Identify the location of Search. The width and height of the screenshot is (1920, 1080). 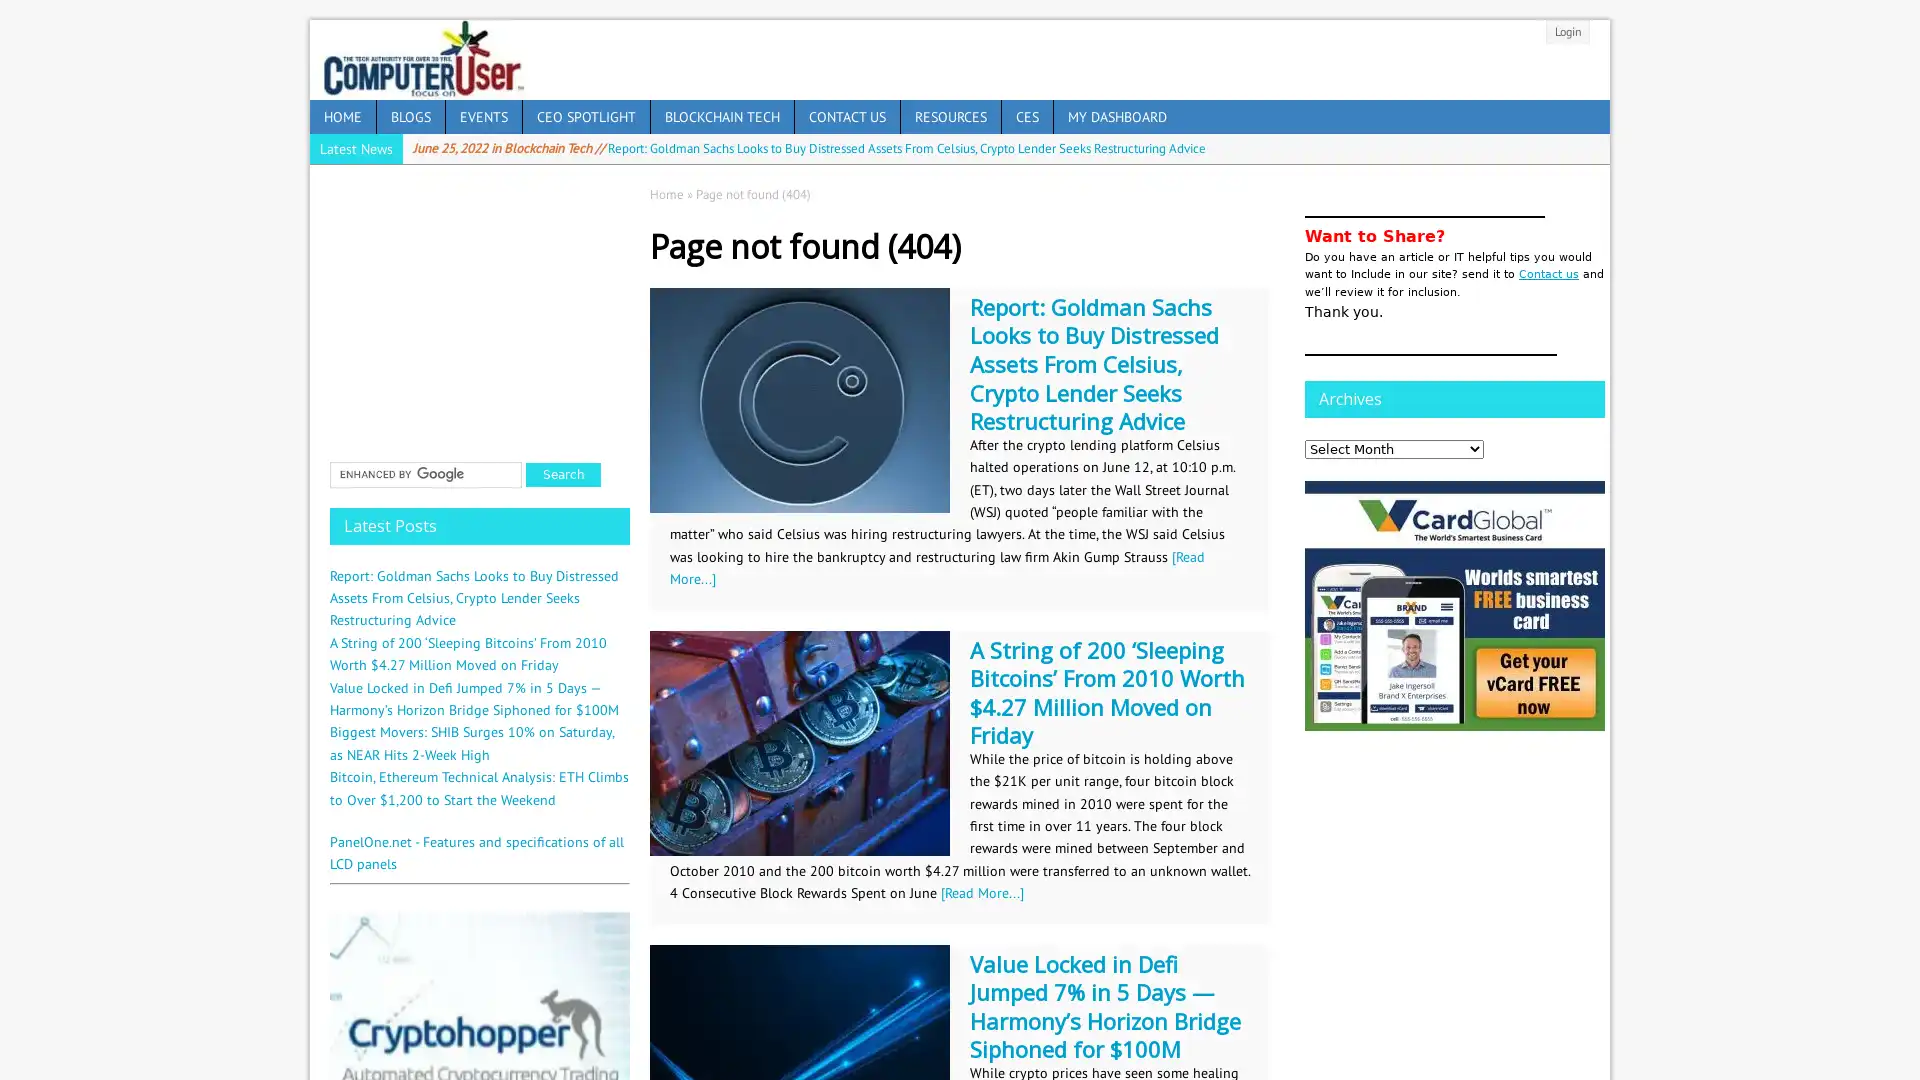
(562, 474).